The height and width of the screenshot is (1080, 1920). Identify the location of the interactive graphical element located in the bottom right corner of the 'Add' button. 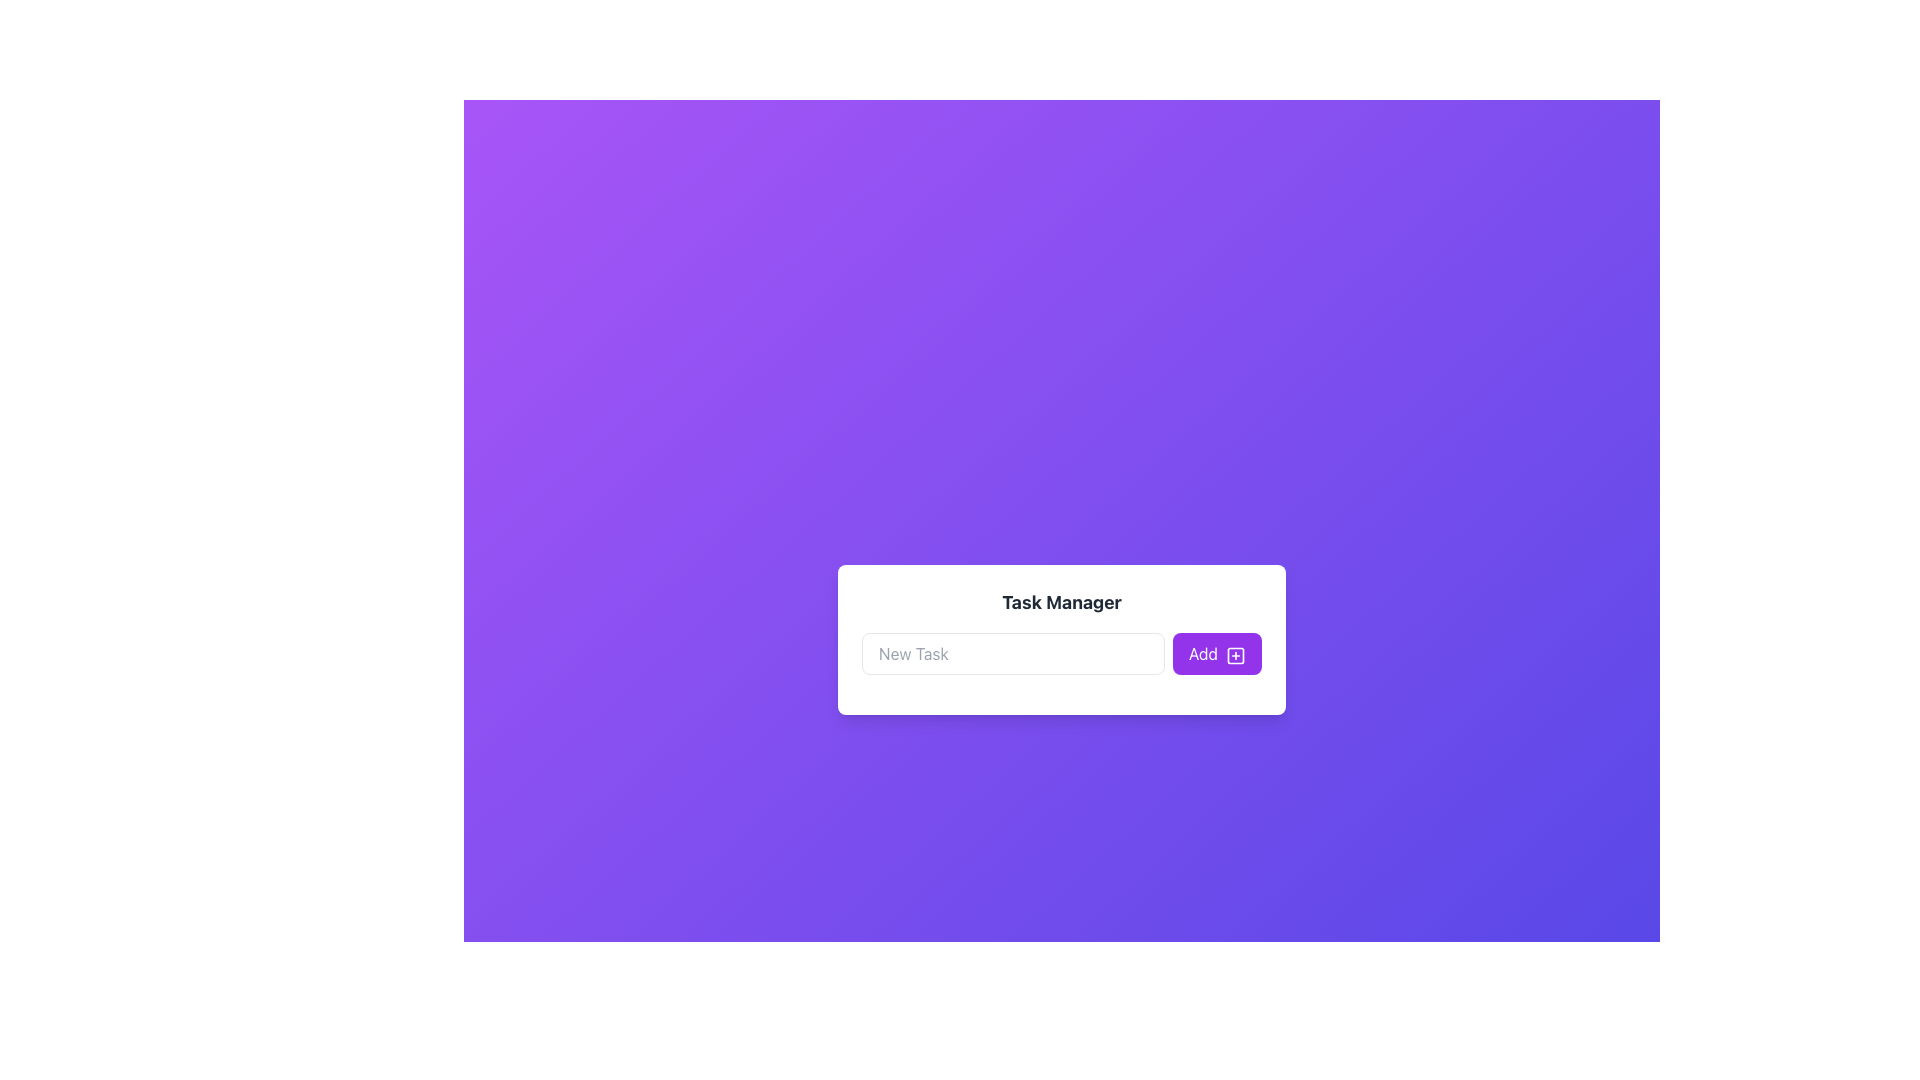
(1235, 655).